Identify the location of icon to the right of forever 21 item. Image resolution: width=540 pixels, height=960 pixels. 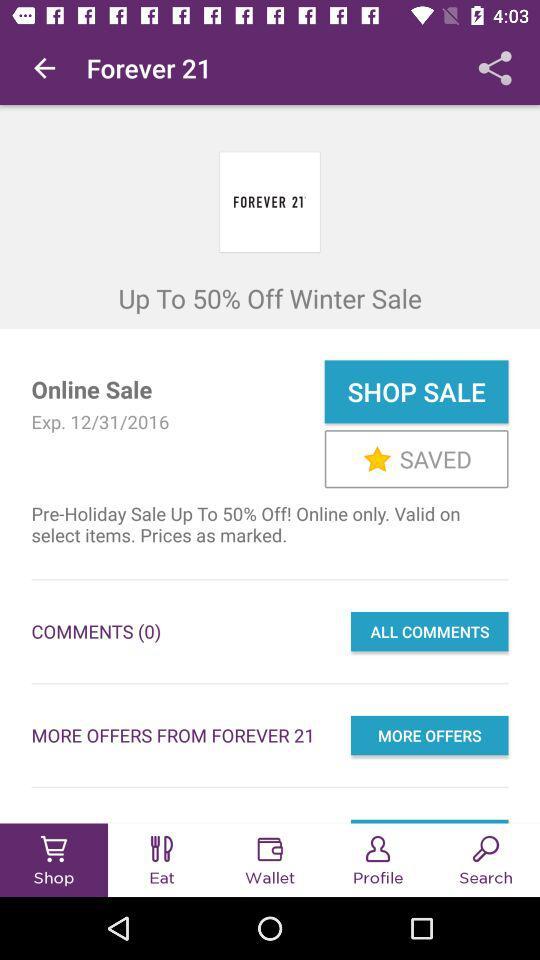
(494, 68).